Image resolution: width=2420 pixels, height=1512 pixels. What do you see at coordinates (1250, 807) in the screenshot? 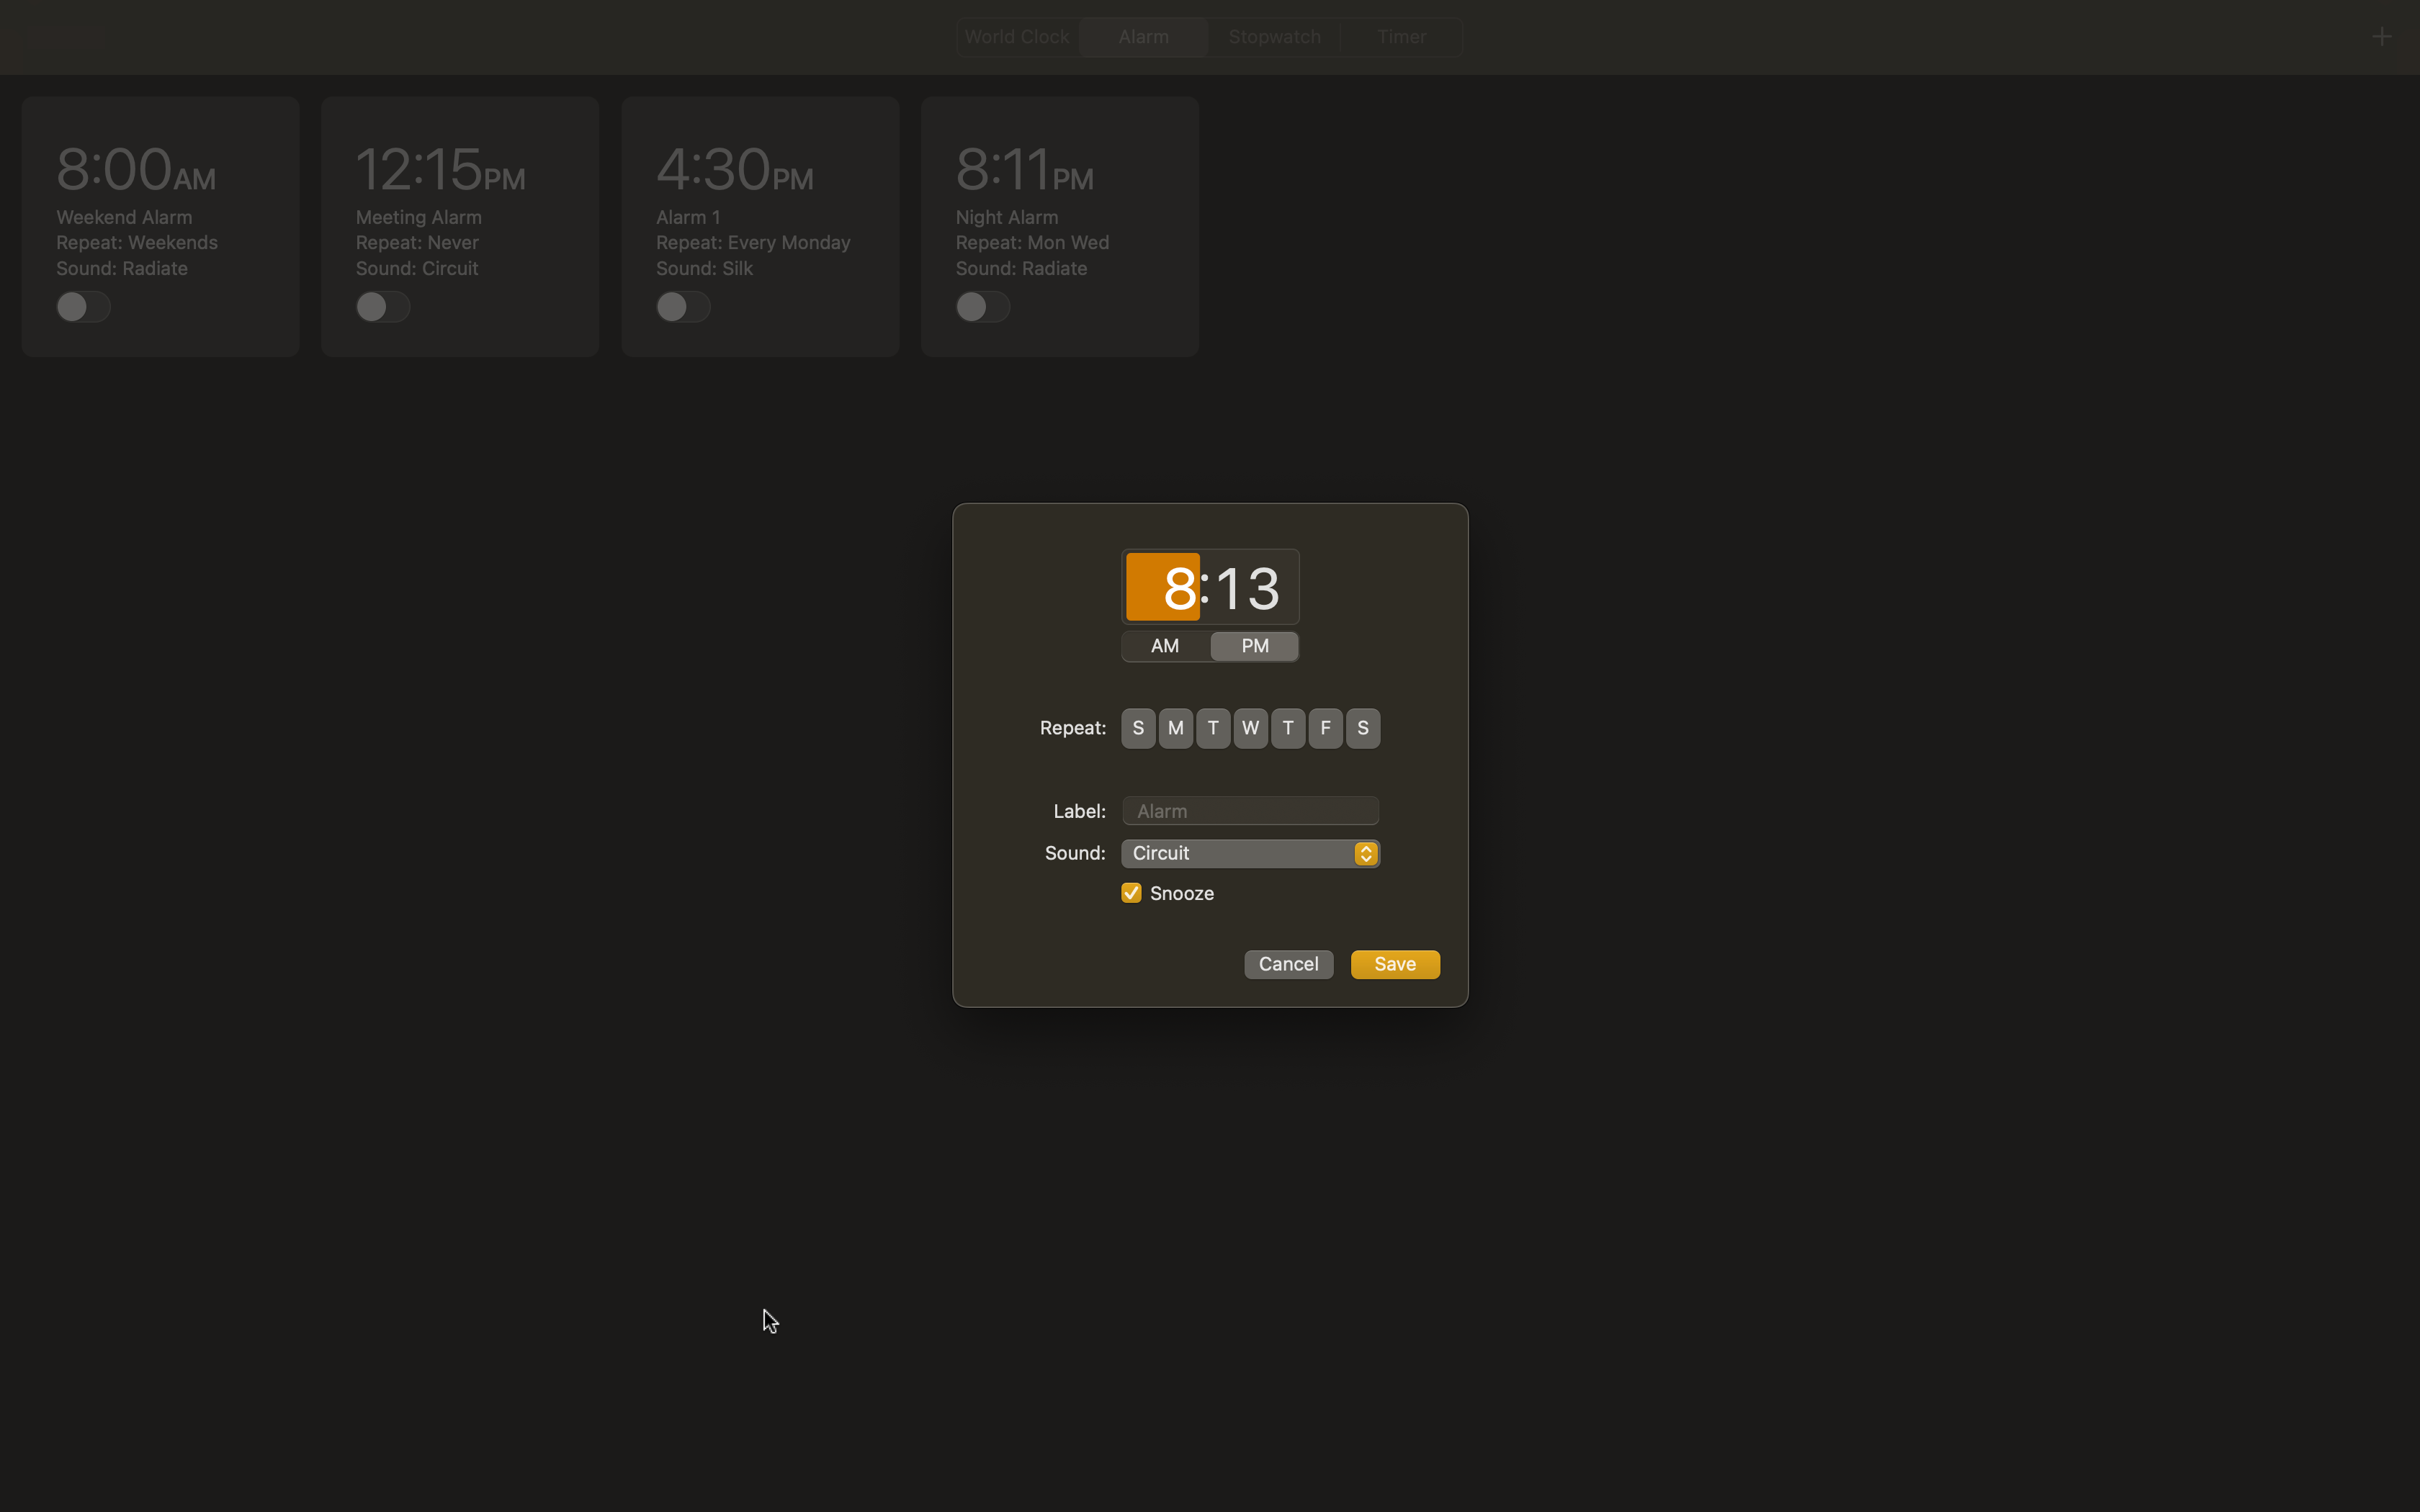
I see `Label the alarm as "Lazy Day` at bounding box center [1250, 807].